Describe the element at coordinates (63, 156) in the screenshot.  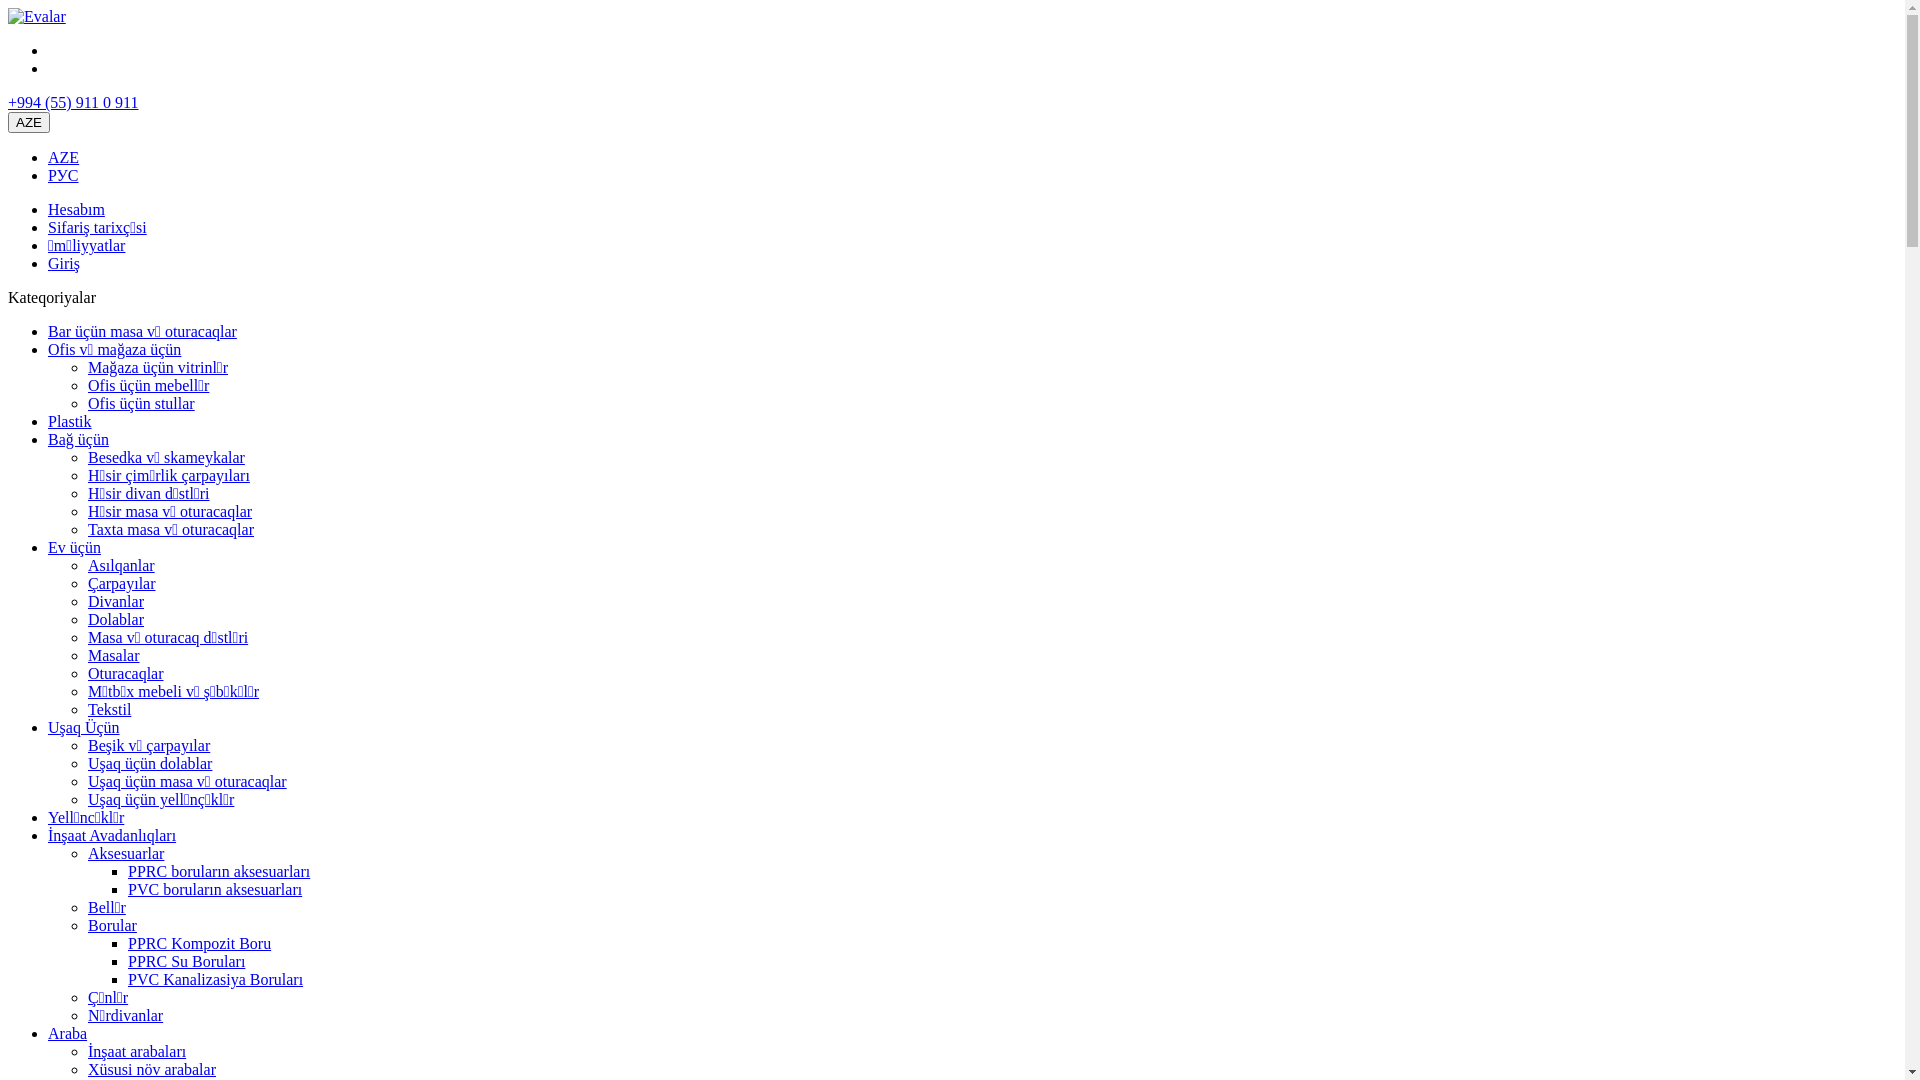
I see `'AZE'` at that location.